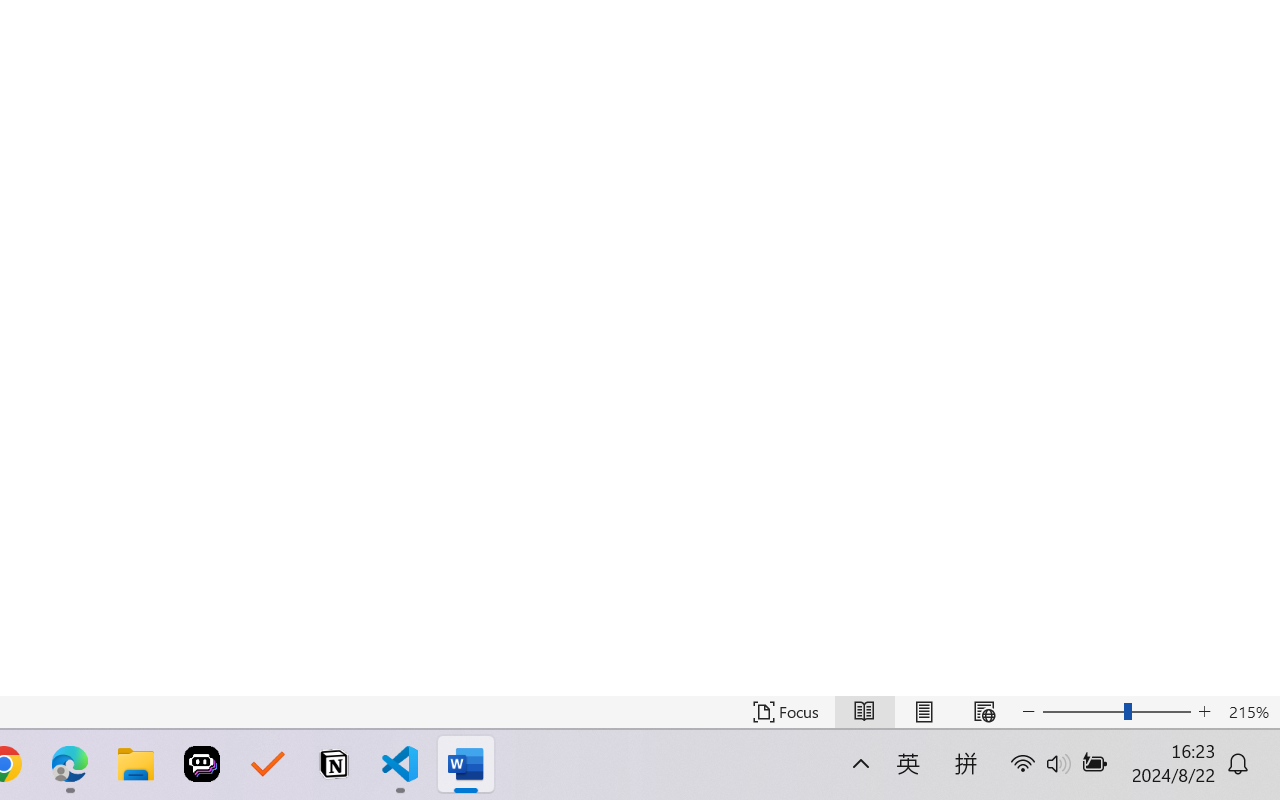 This screenshot has width=1280, height=800. Describe the element at coordinates (1029, 711) in the screenshot. I see `'Decrease Text Size'` at that location.